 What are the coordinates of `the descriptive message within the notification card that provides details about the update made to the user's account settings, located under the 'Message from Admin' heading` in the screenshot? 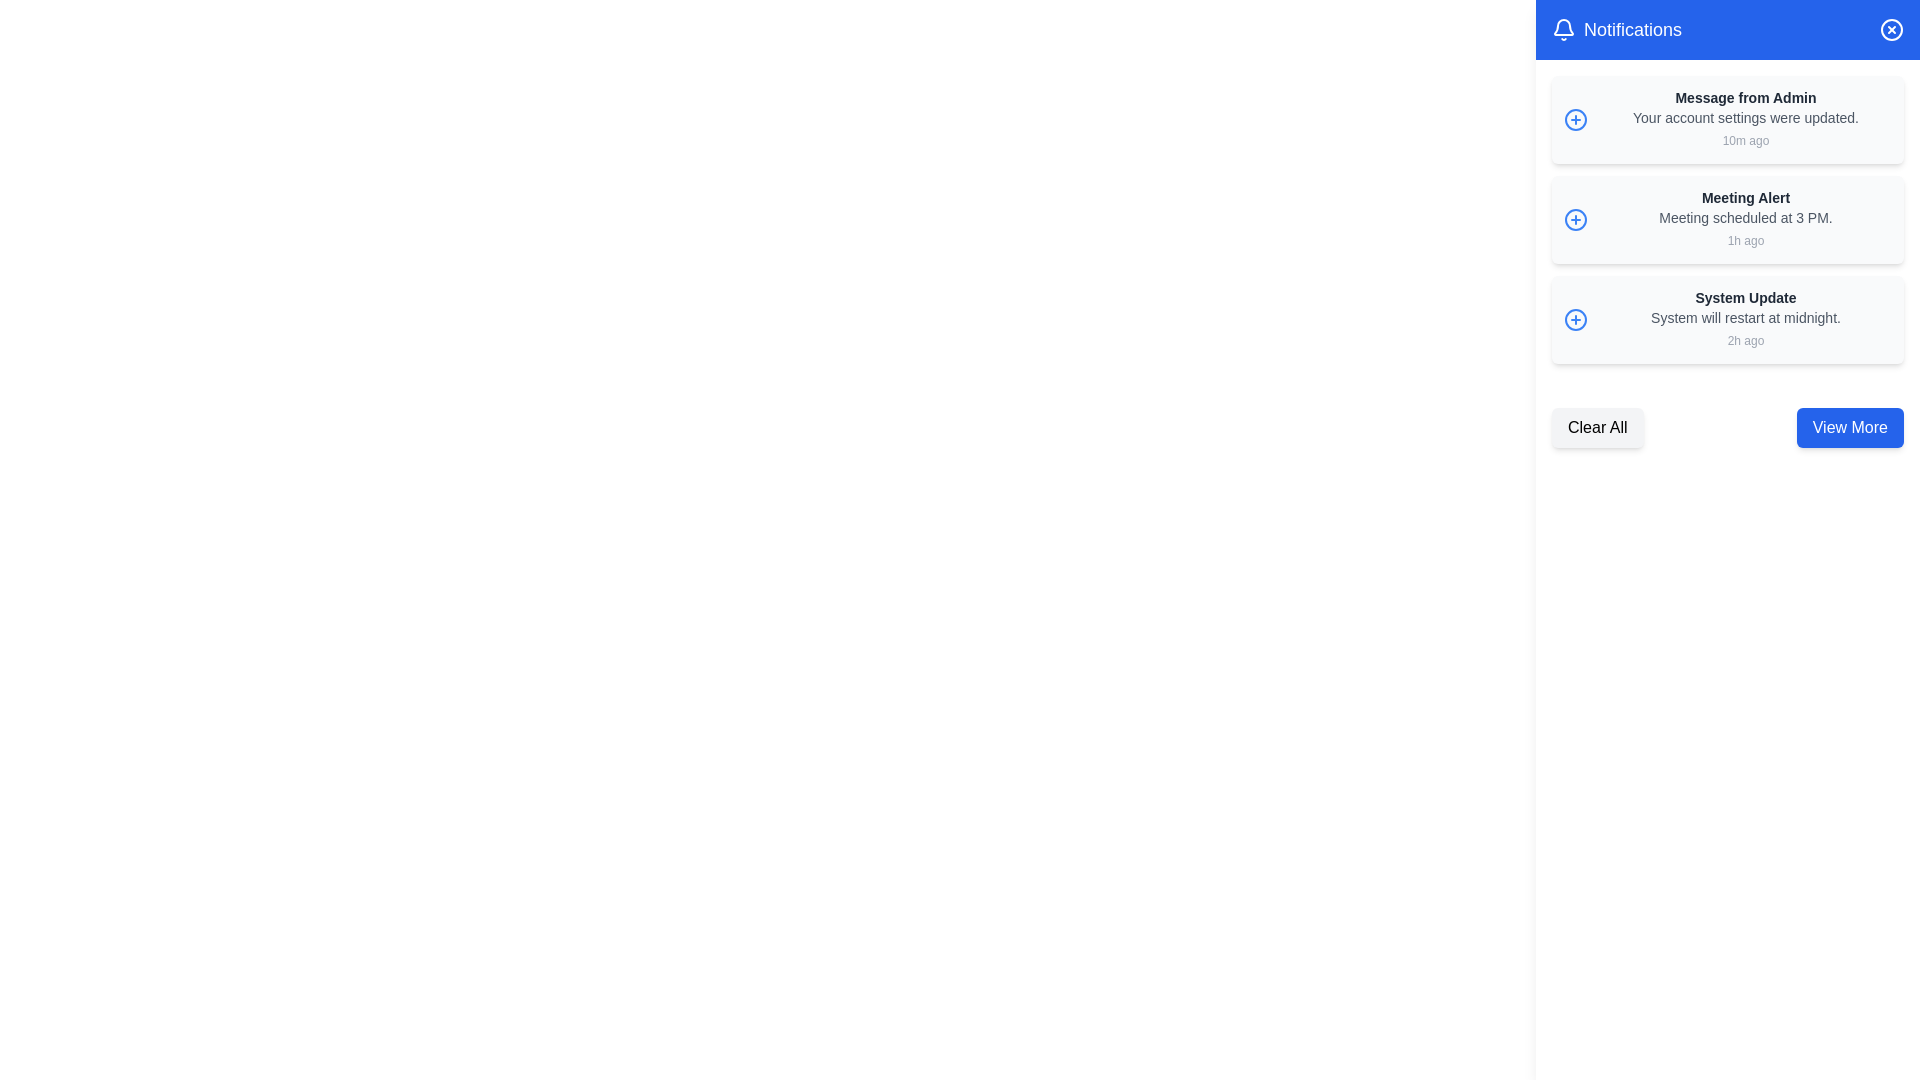 It's located at (1745, 118).